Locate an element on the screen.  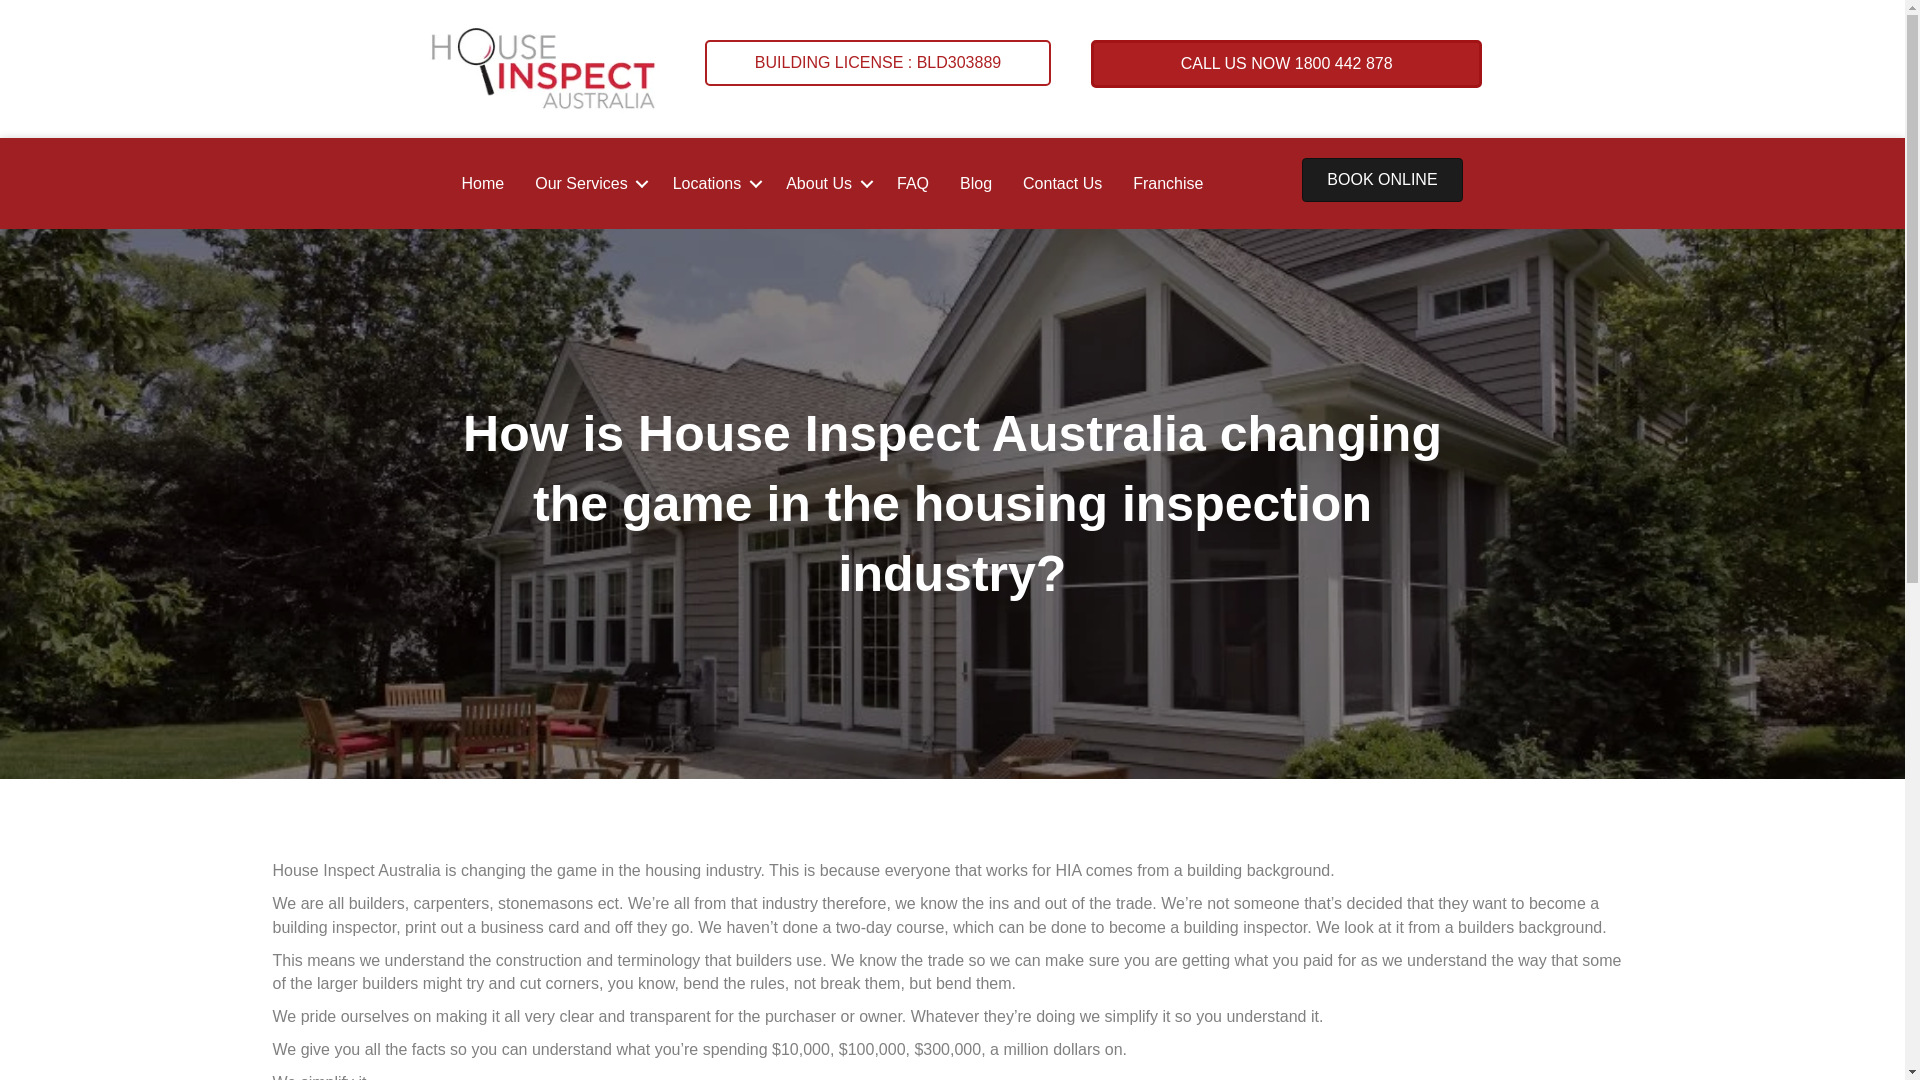
'house inspect australia logo' is located at coordinates (543, 68).